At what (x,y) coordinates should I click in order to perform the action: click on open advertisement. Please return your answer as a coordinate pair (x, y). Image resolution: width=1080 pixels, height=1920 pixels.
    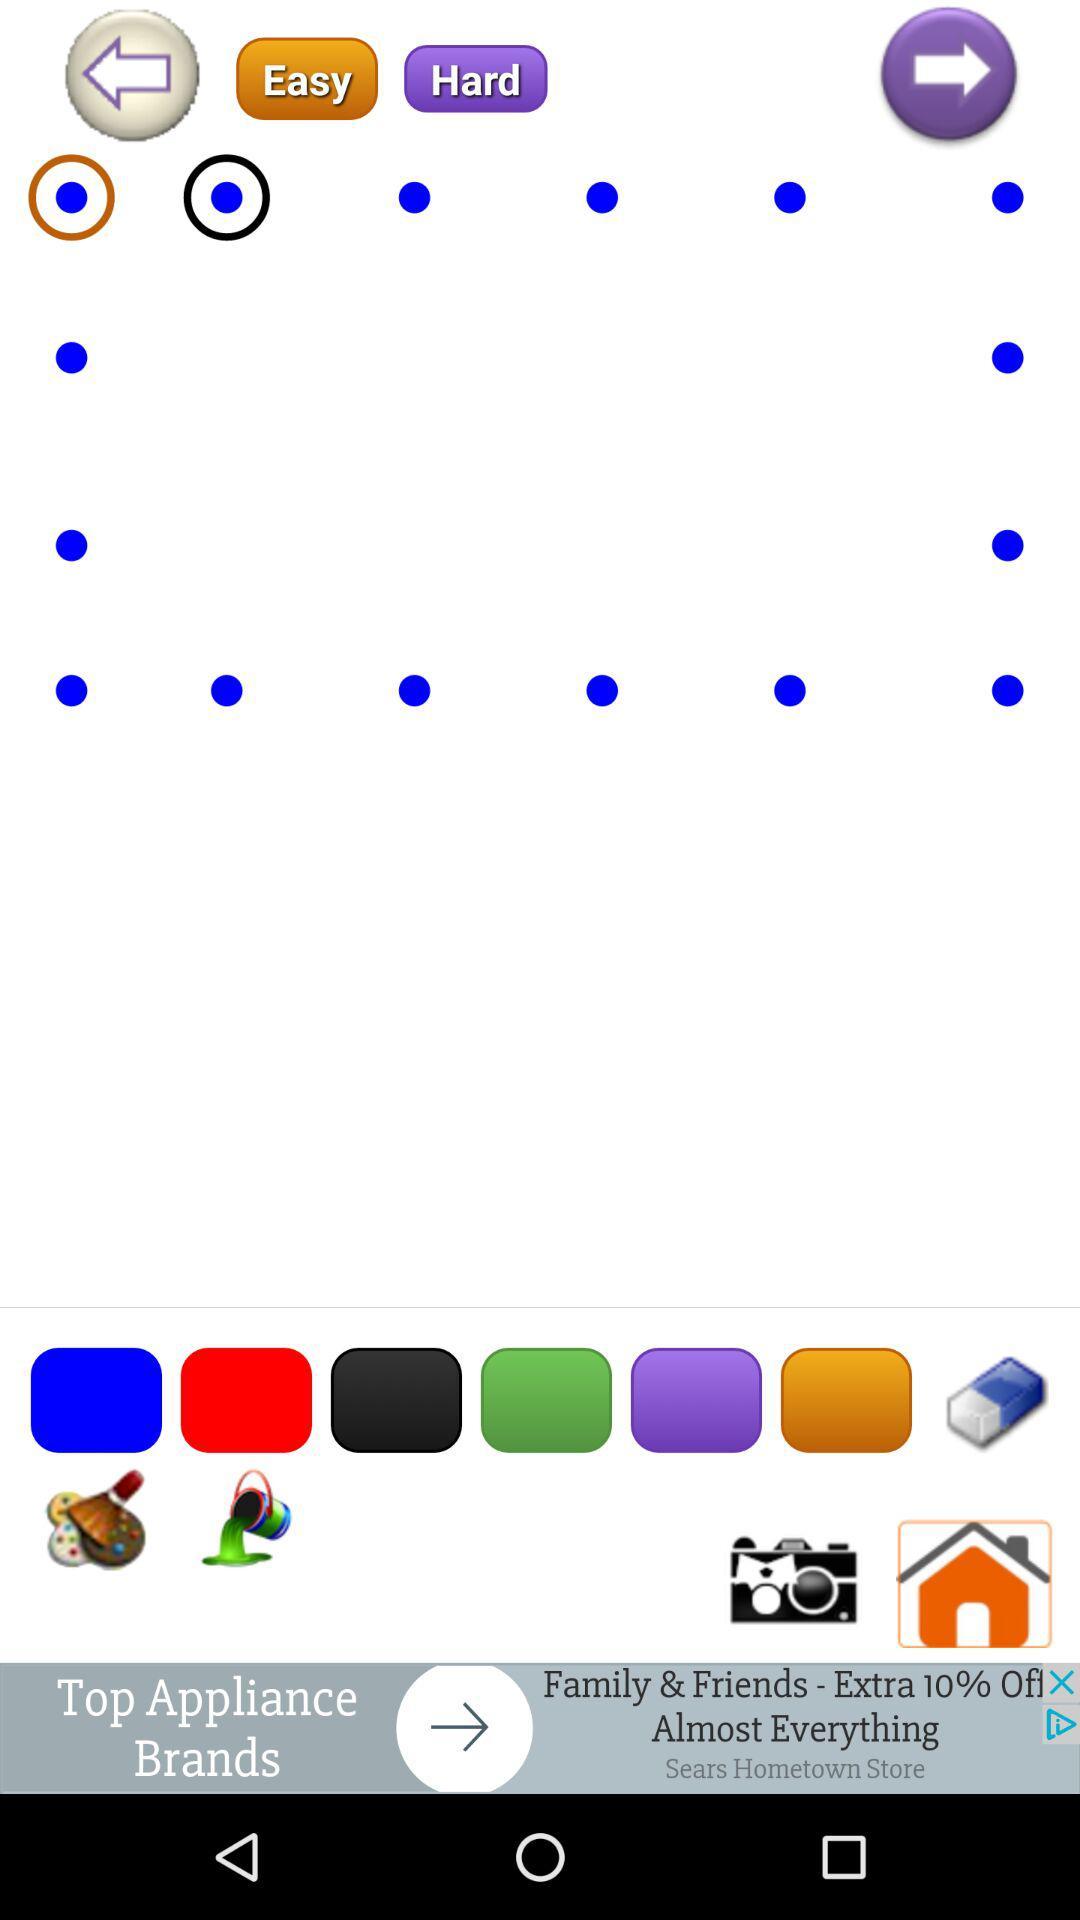
    Looking at the image, I should click on (540, 1727).